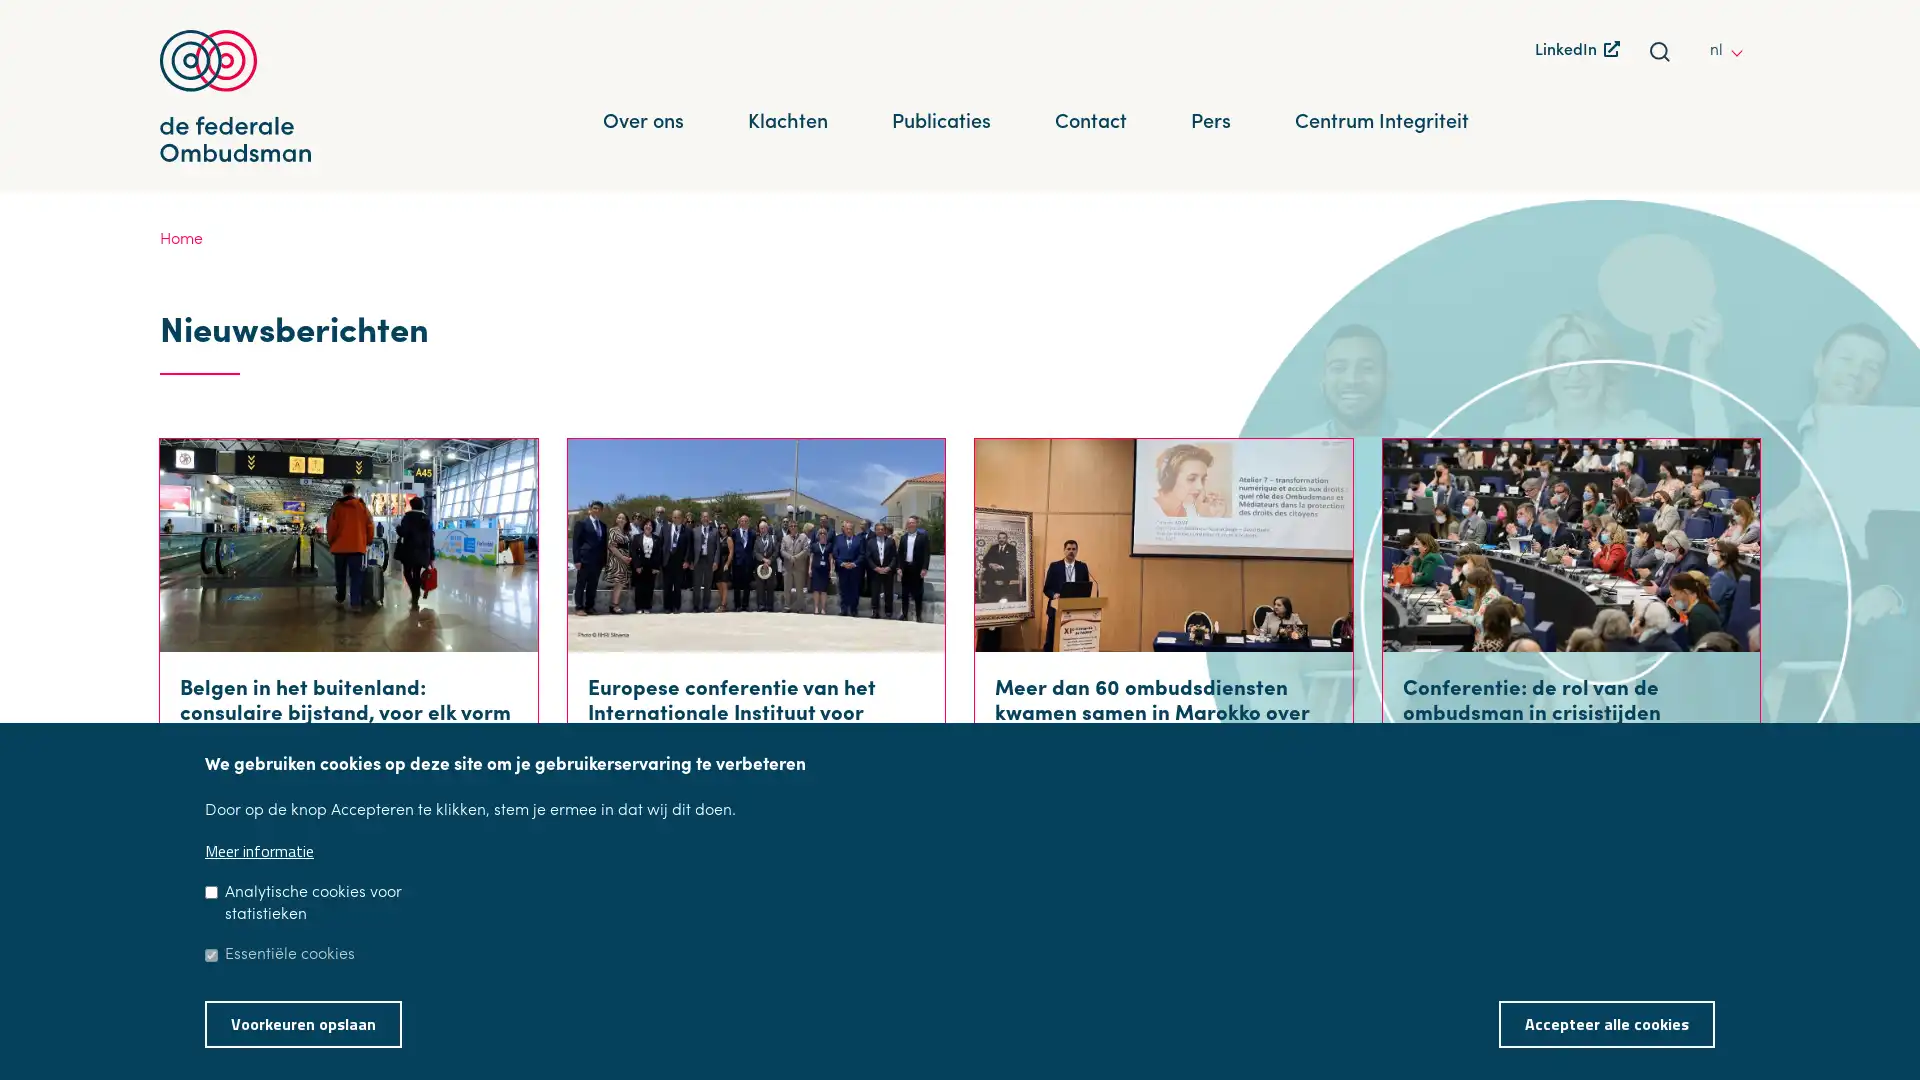 This screenshot has width=1920, height=1080. What do you see at coordinates (1607, 1023) in the screenshot?
I see `Accepteer alle cookies` at bounding box center [1607, 1023].